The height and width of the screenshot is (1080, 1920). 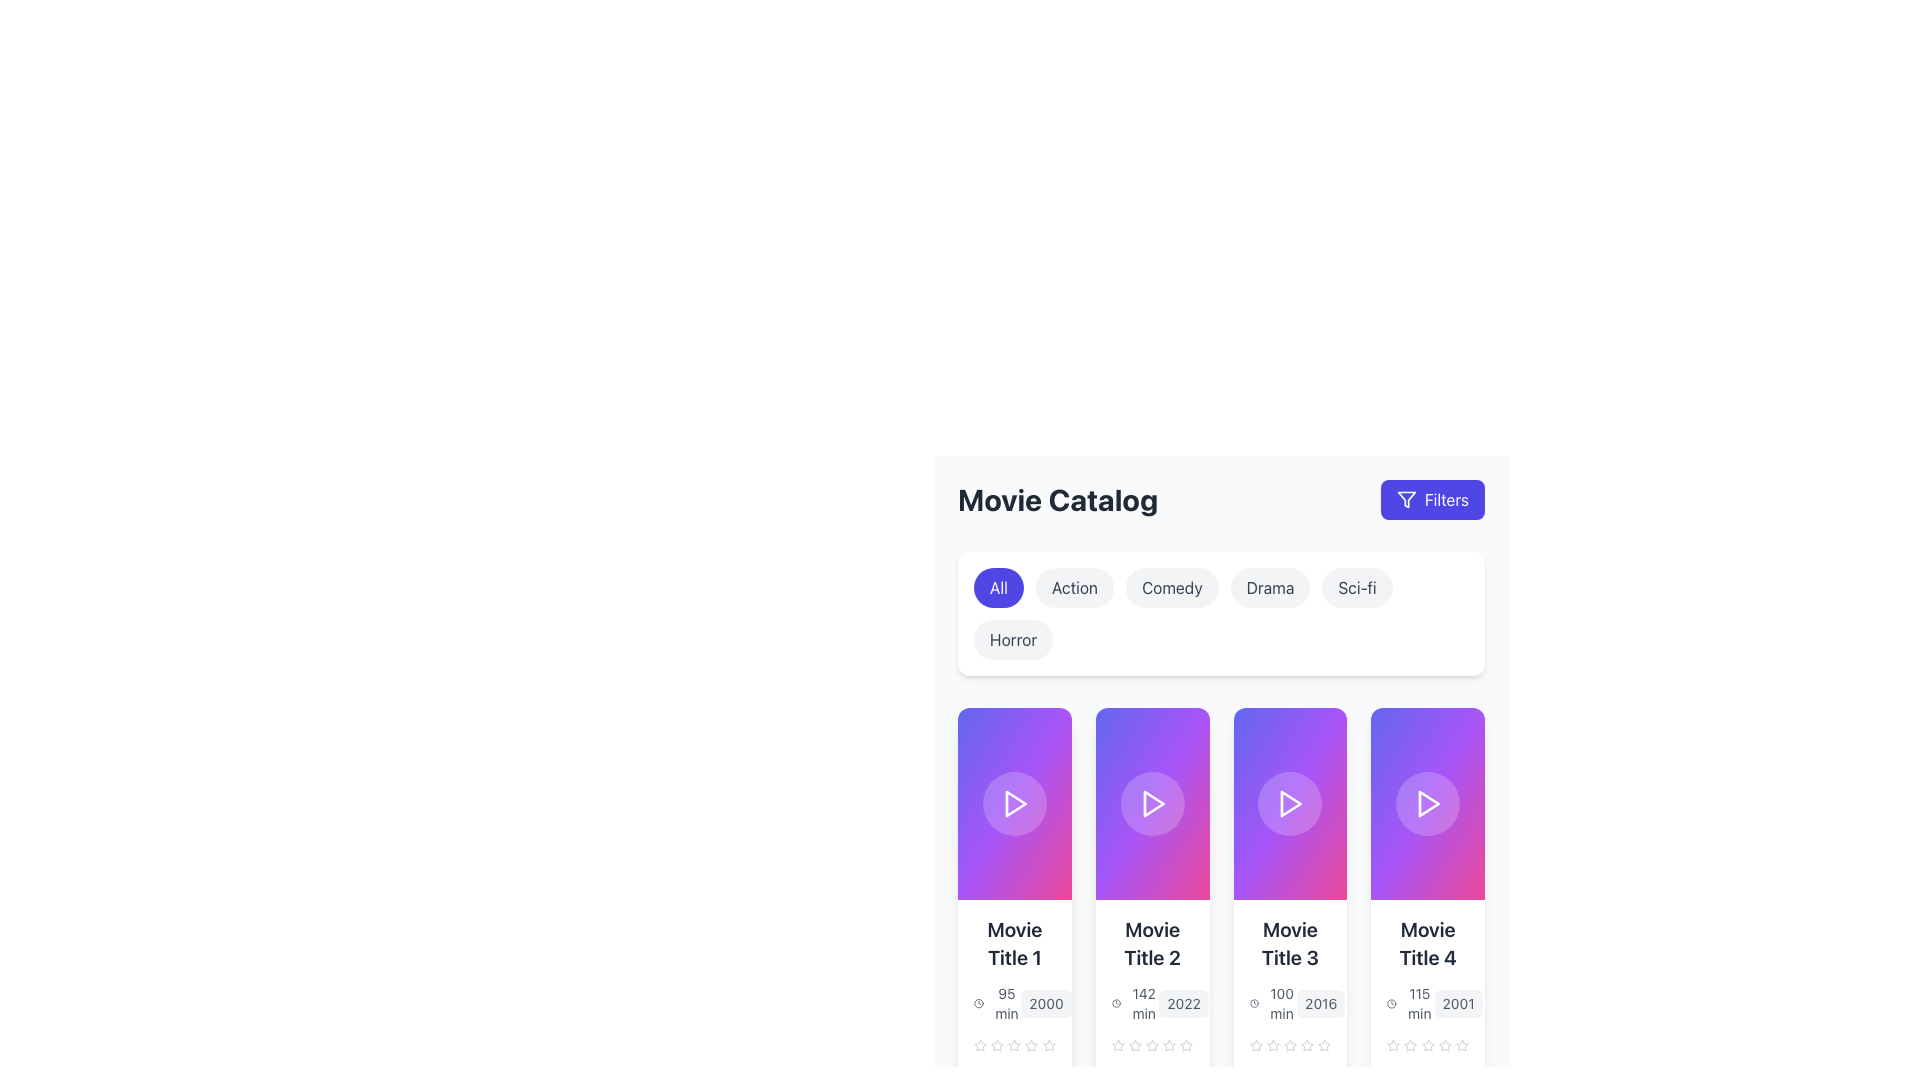 I want to click on the first rating star icon for 'Movie Title 3' to prepare for interaction, so click(x=1307, y=1044).